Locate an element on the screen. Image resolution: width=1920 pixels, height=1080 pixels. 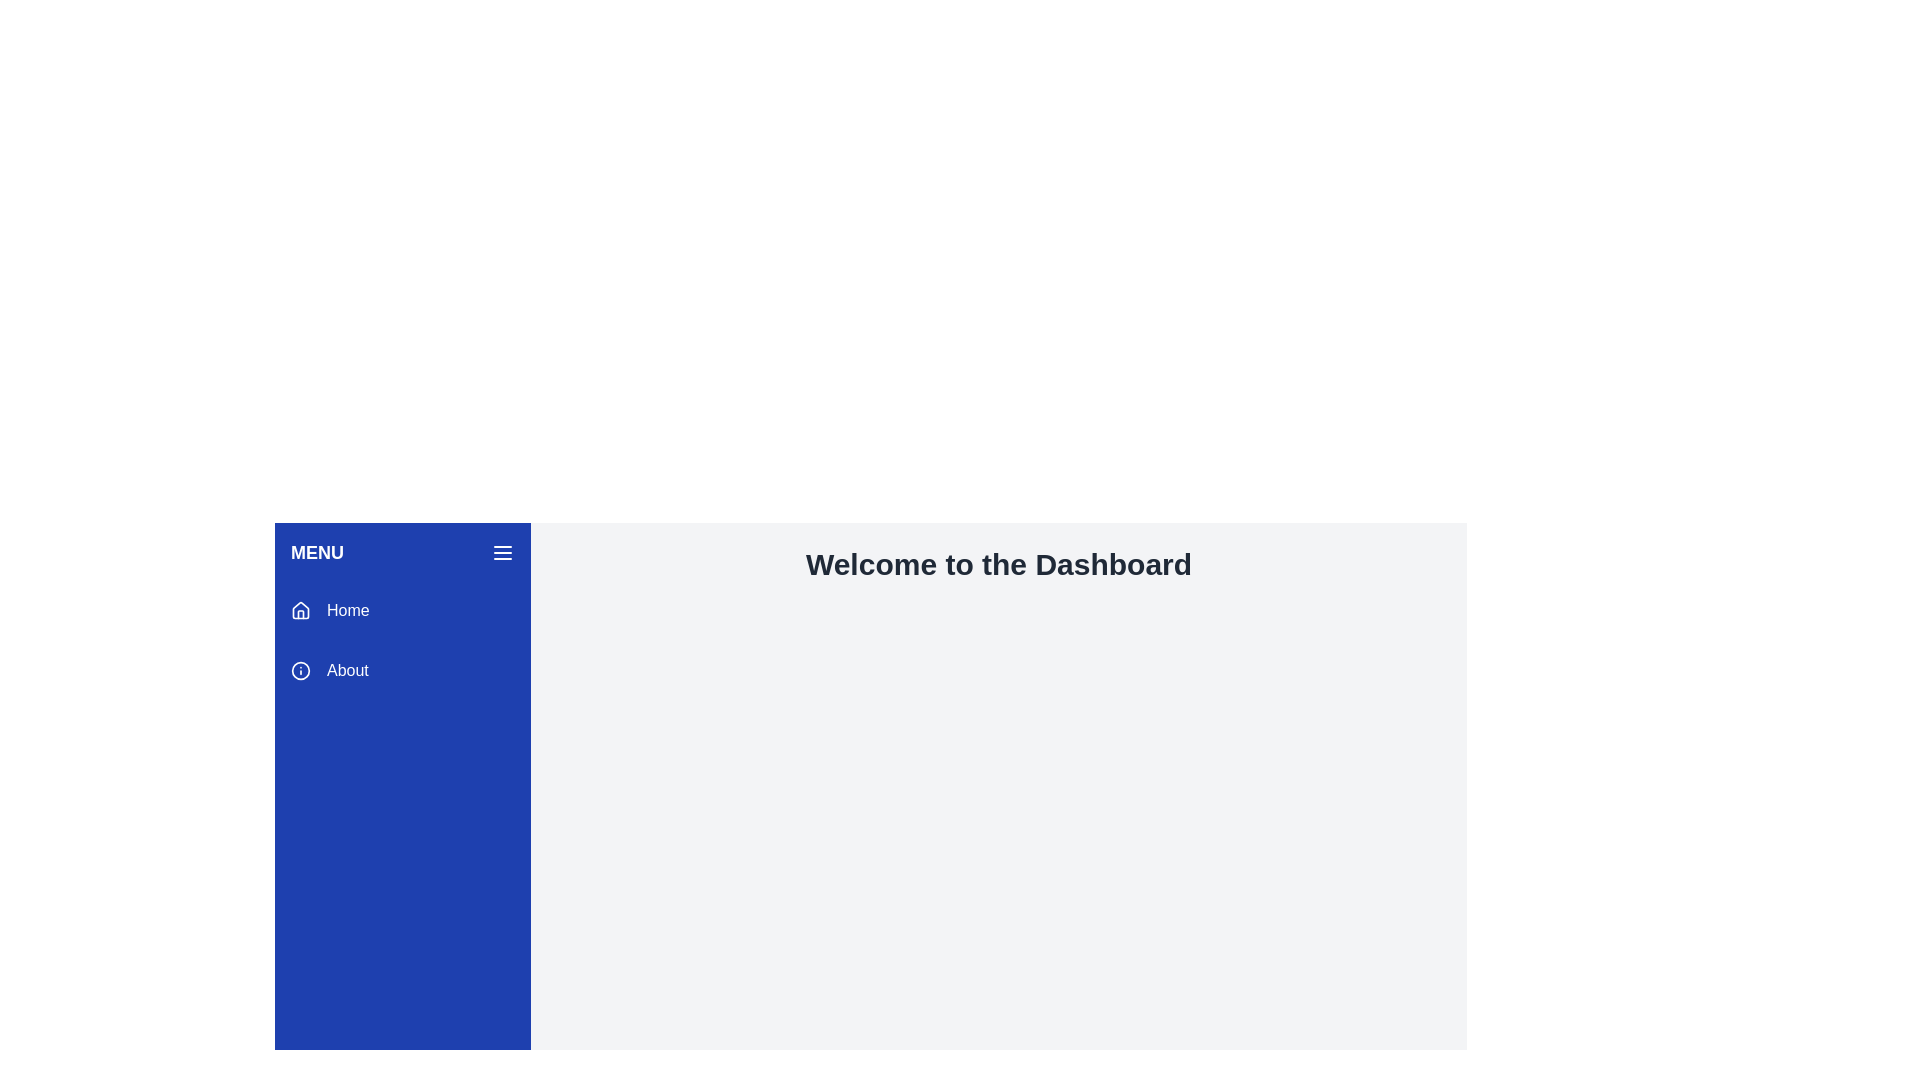
the 'Home' icon in the sidebar menu, which is represented by a house symbol with a triangular roof and square base is located at coordinates (300, 608).